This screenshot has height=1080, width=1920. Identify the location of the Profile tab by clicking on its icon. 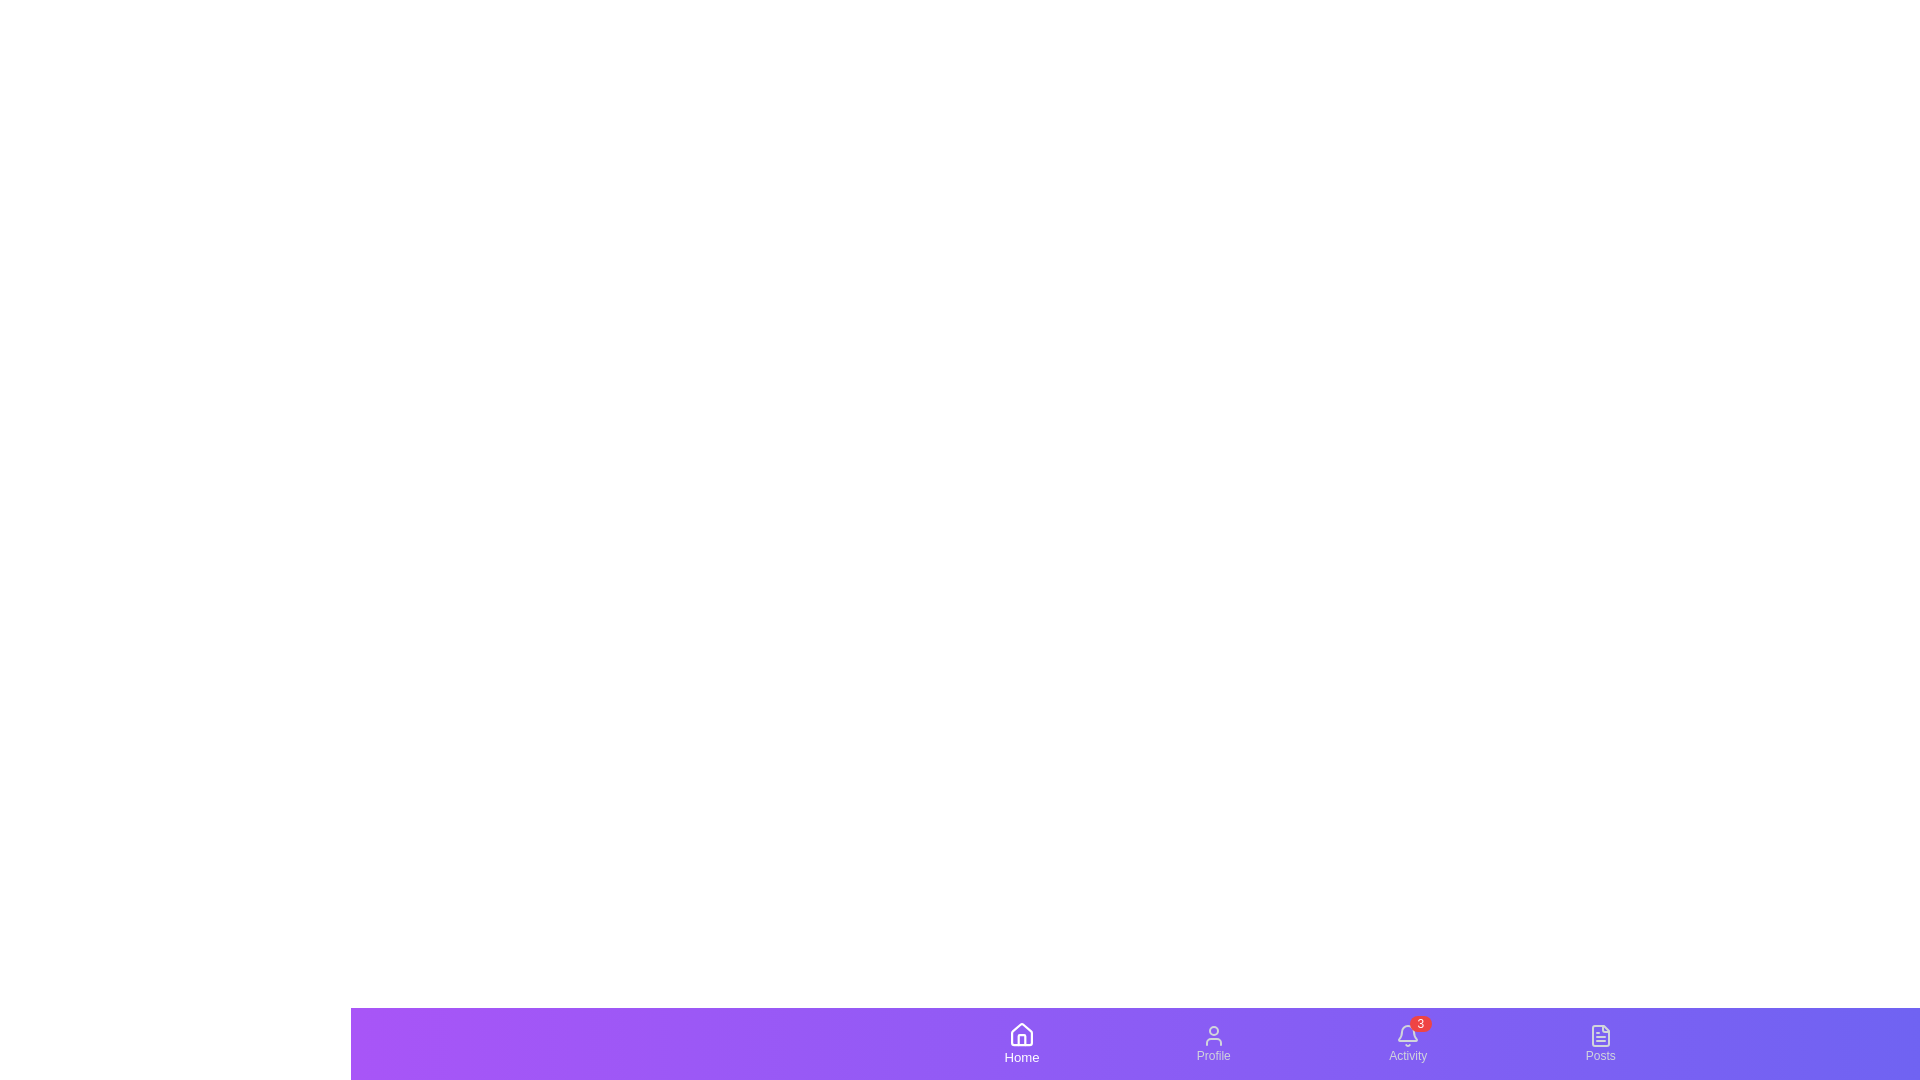
(1212, 1043).